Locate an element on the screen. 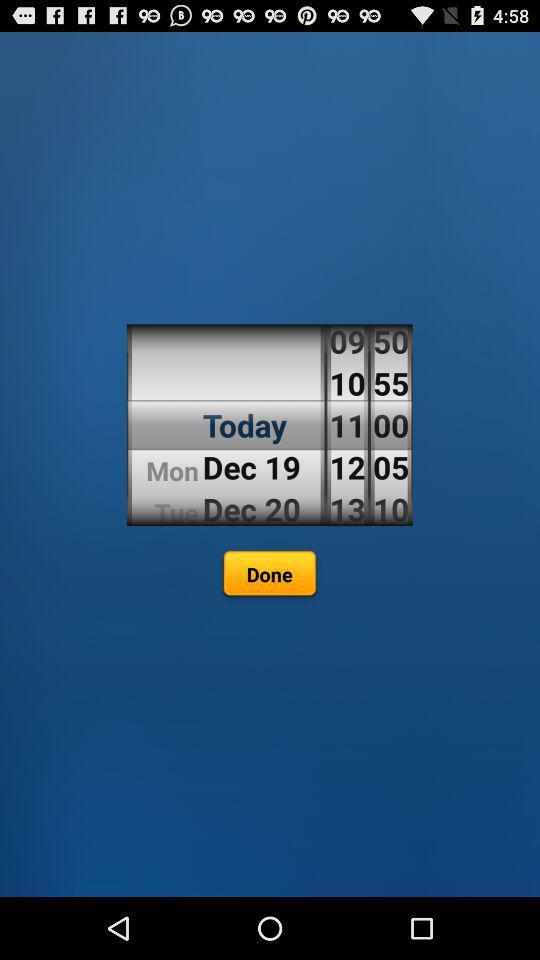  done icon is located at coordinates (269, 576).